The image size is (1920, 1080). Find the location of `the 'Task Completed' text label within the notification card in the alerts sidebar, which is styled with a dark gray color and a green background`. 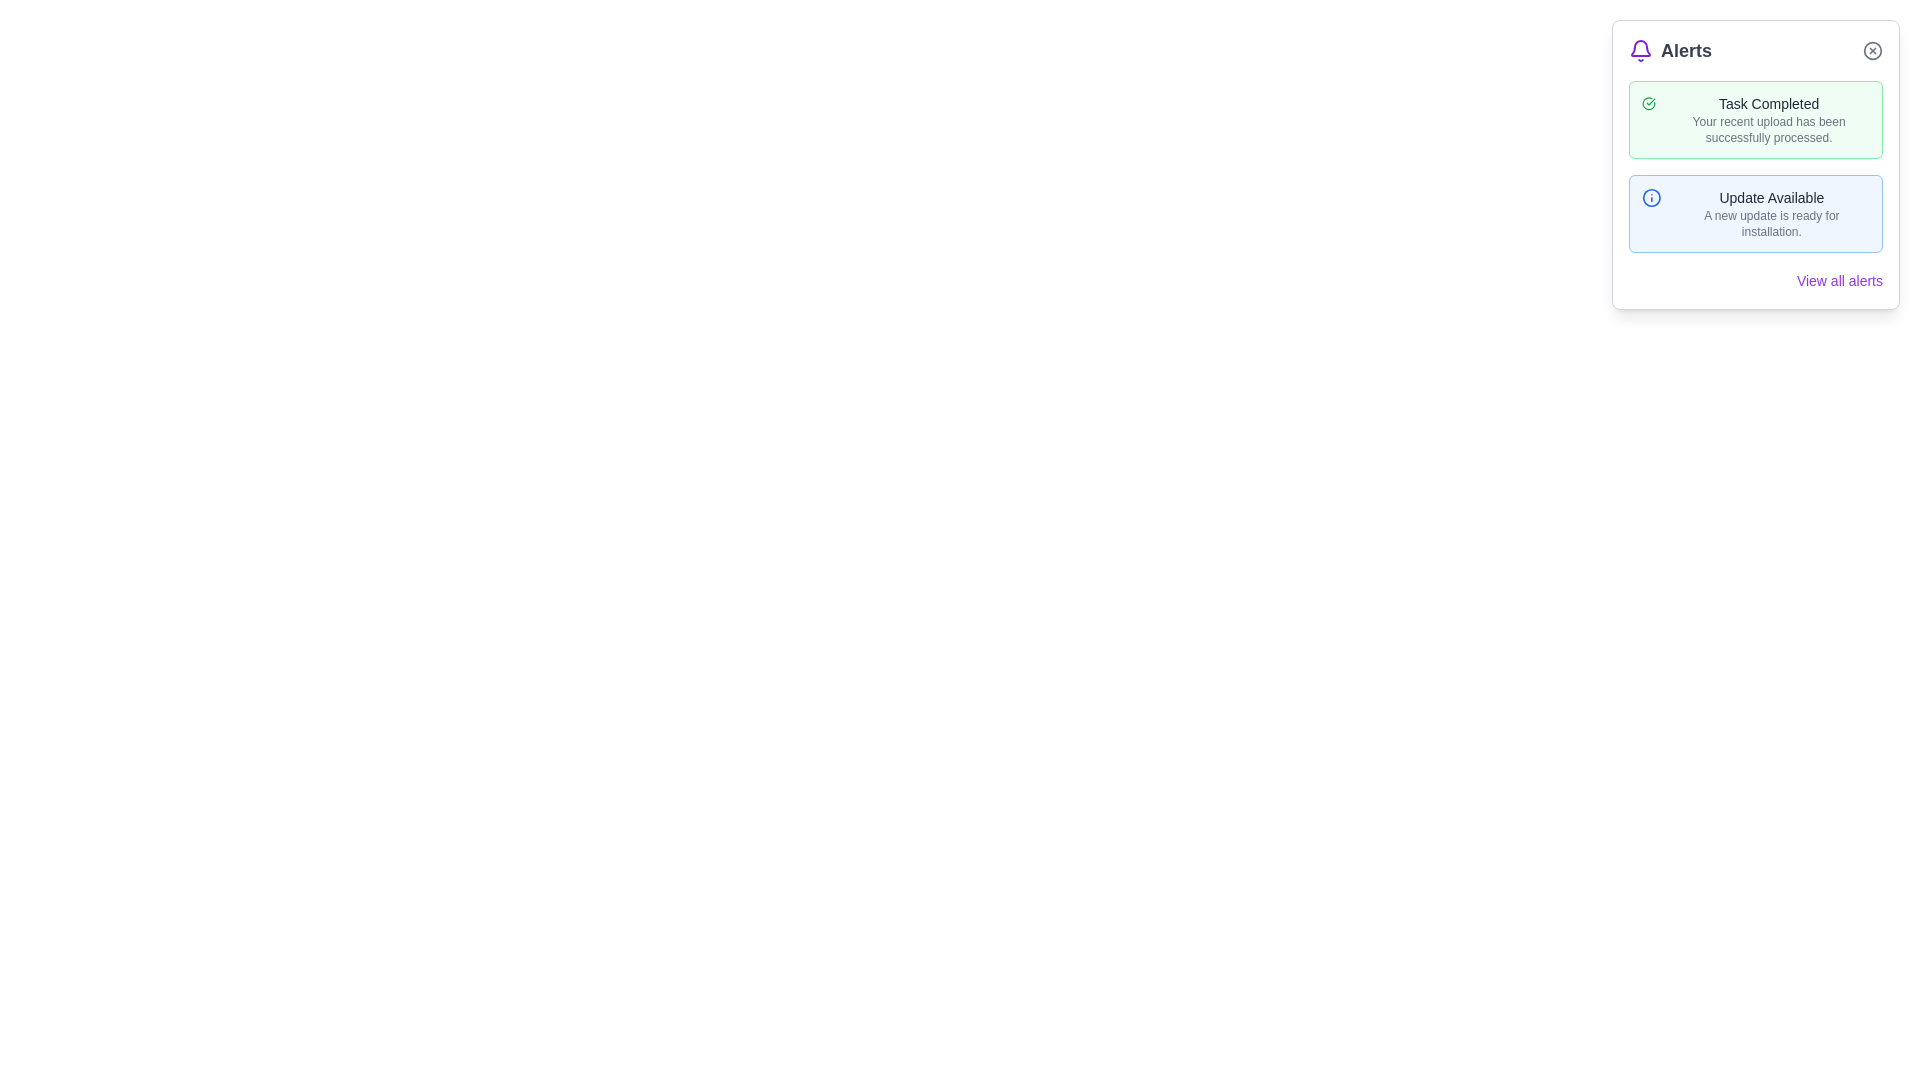

the 'Task Completed' text label within the notification card in the alerts sidebar, which is styled with a dark gray color and a green background is located at coordinates (1769, 104).